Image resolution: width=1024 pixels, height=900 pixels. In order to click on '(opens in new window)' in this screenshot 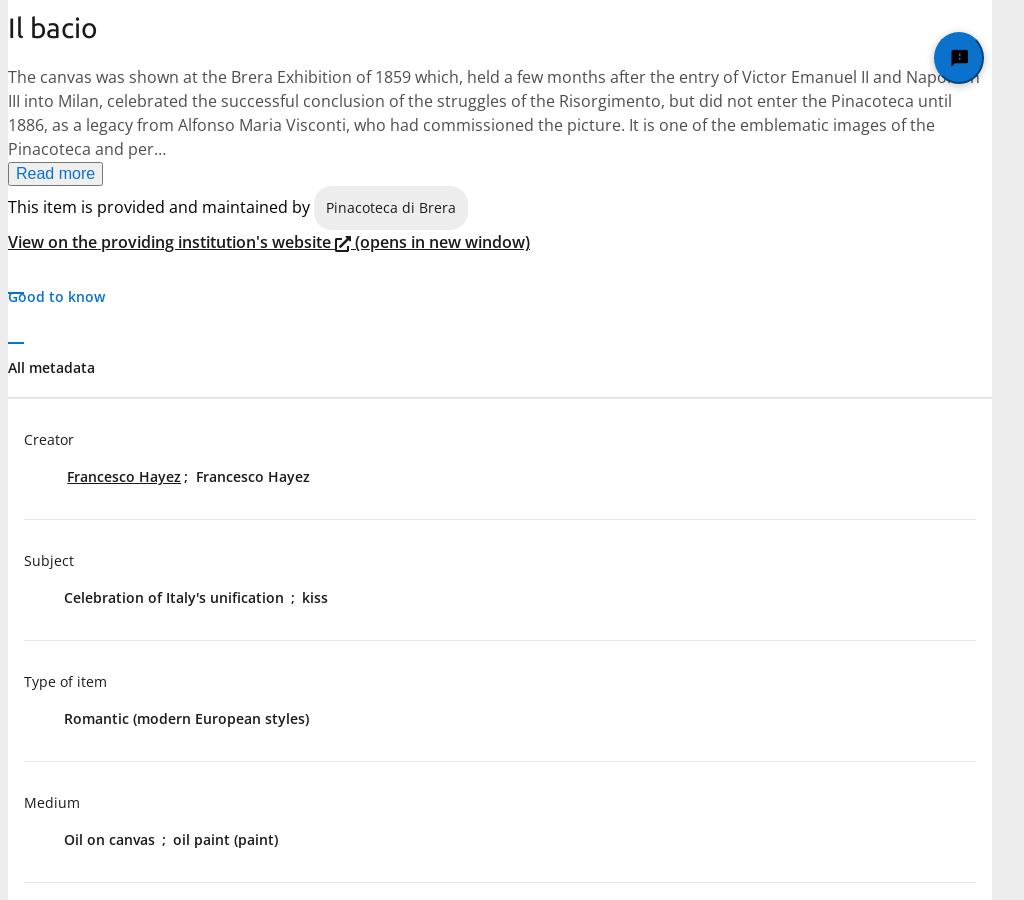, I will do `click(440, 241)`.